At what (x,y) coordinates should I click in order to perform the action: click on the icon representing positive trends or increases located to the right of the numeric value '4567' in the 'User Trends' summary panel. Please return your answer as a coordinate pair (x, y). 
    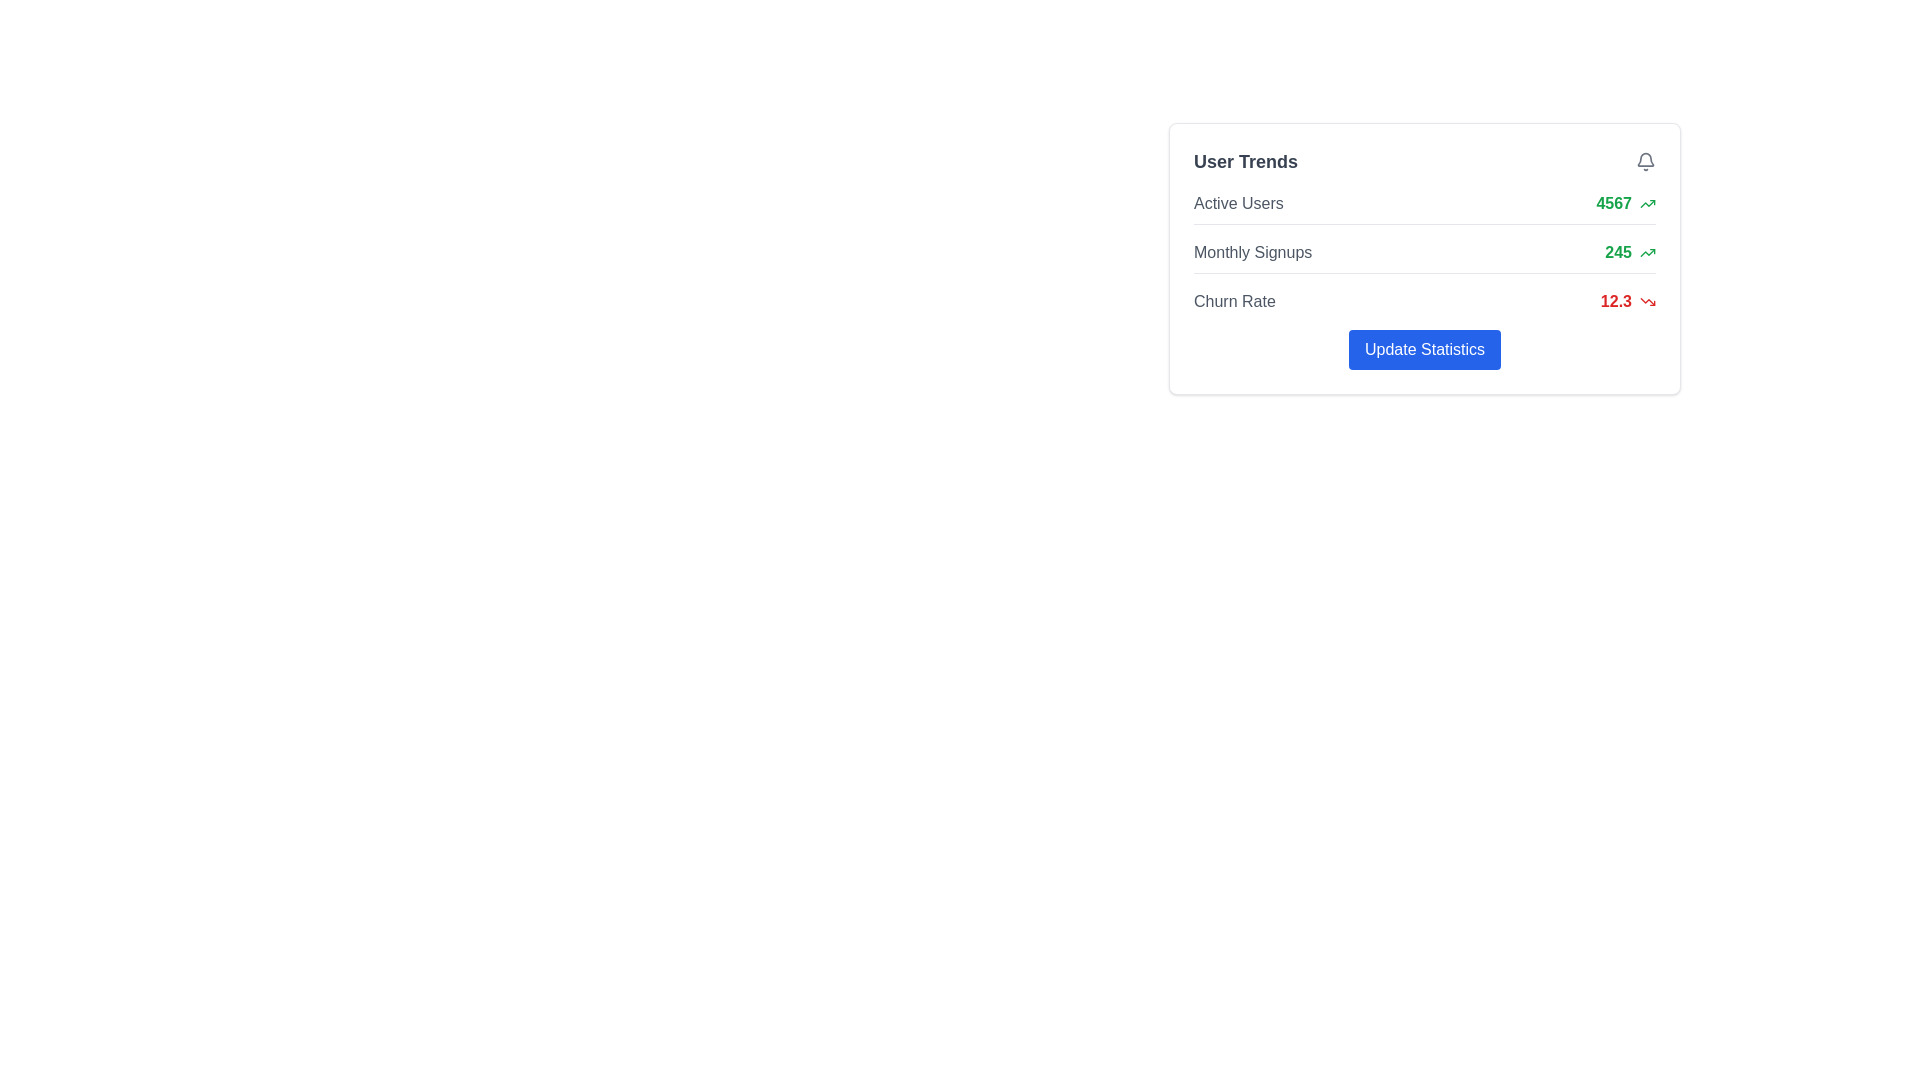
    Looking at the image, I should click on (1647, 204).